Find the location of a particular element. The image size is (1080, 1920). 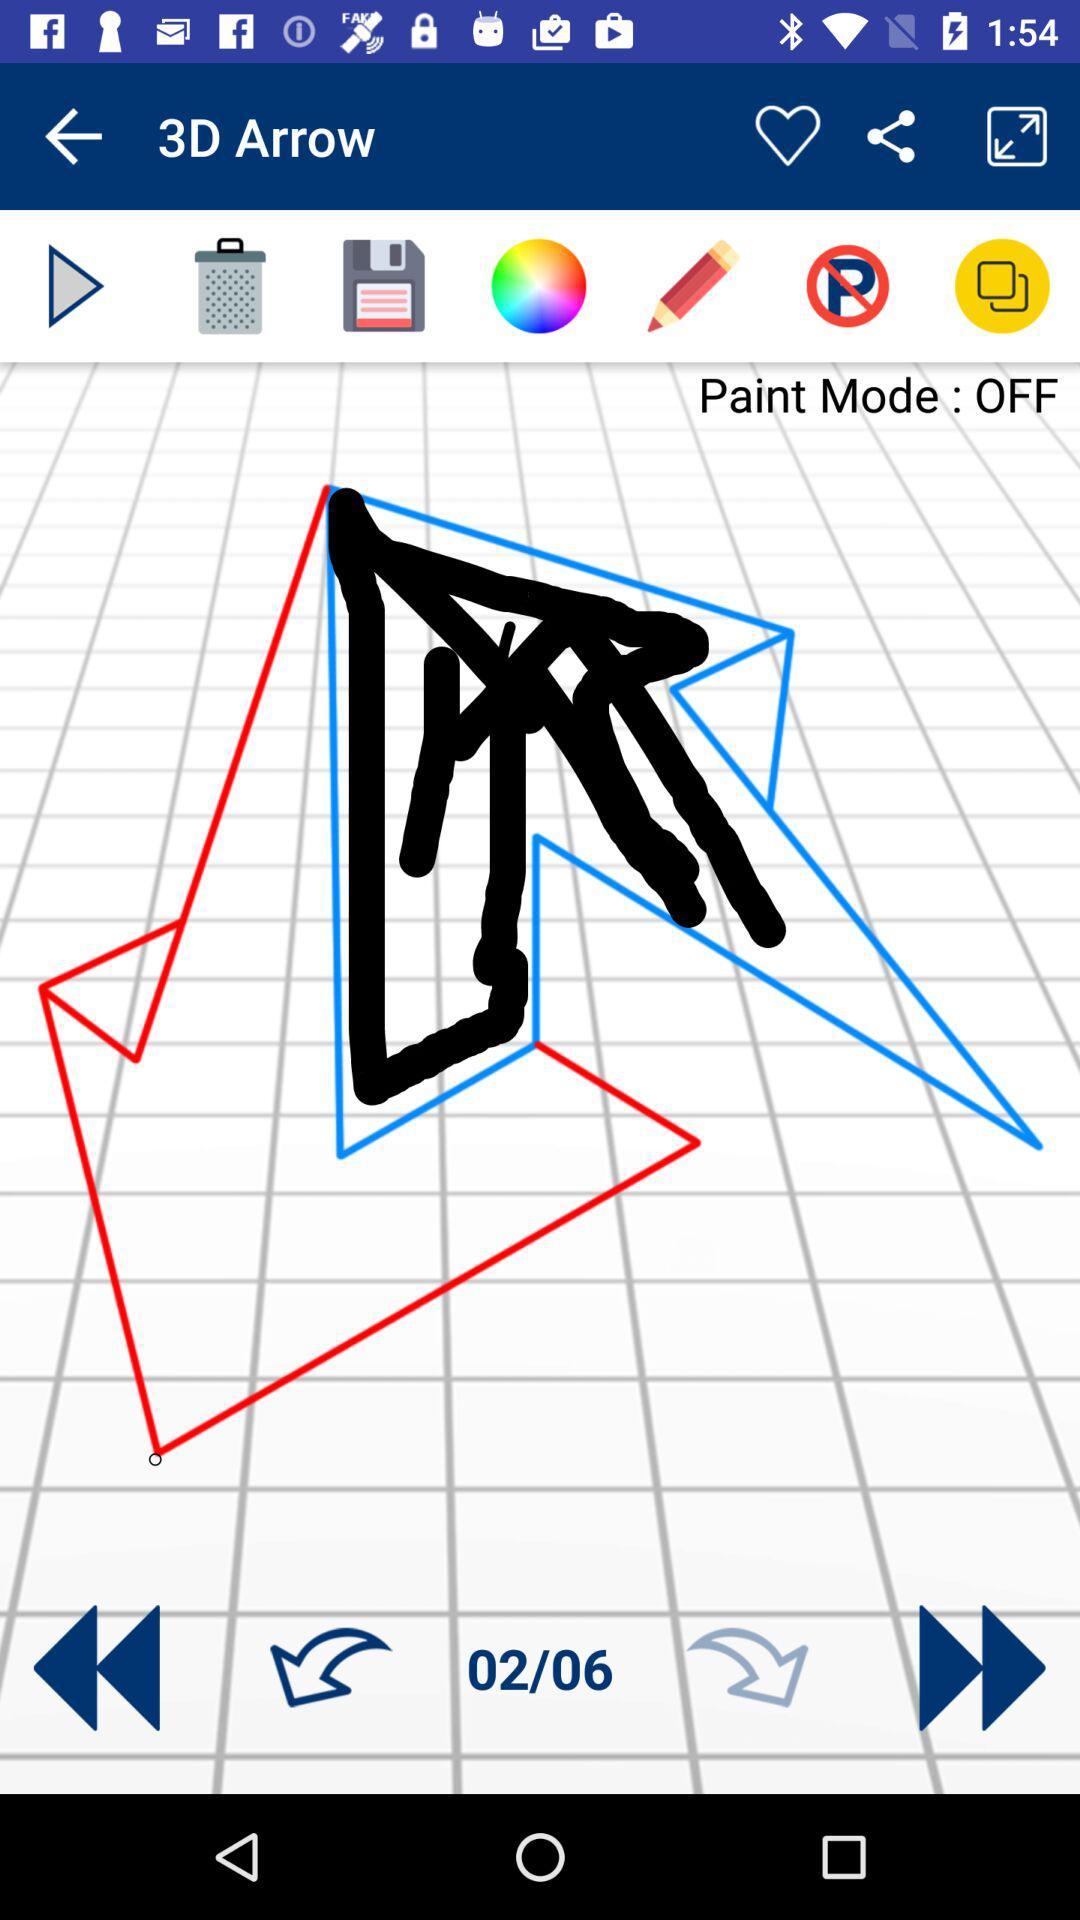

the item next to the 02/06 icon is located at coordinates (747, 1668).